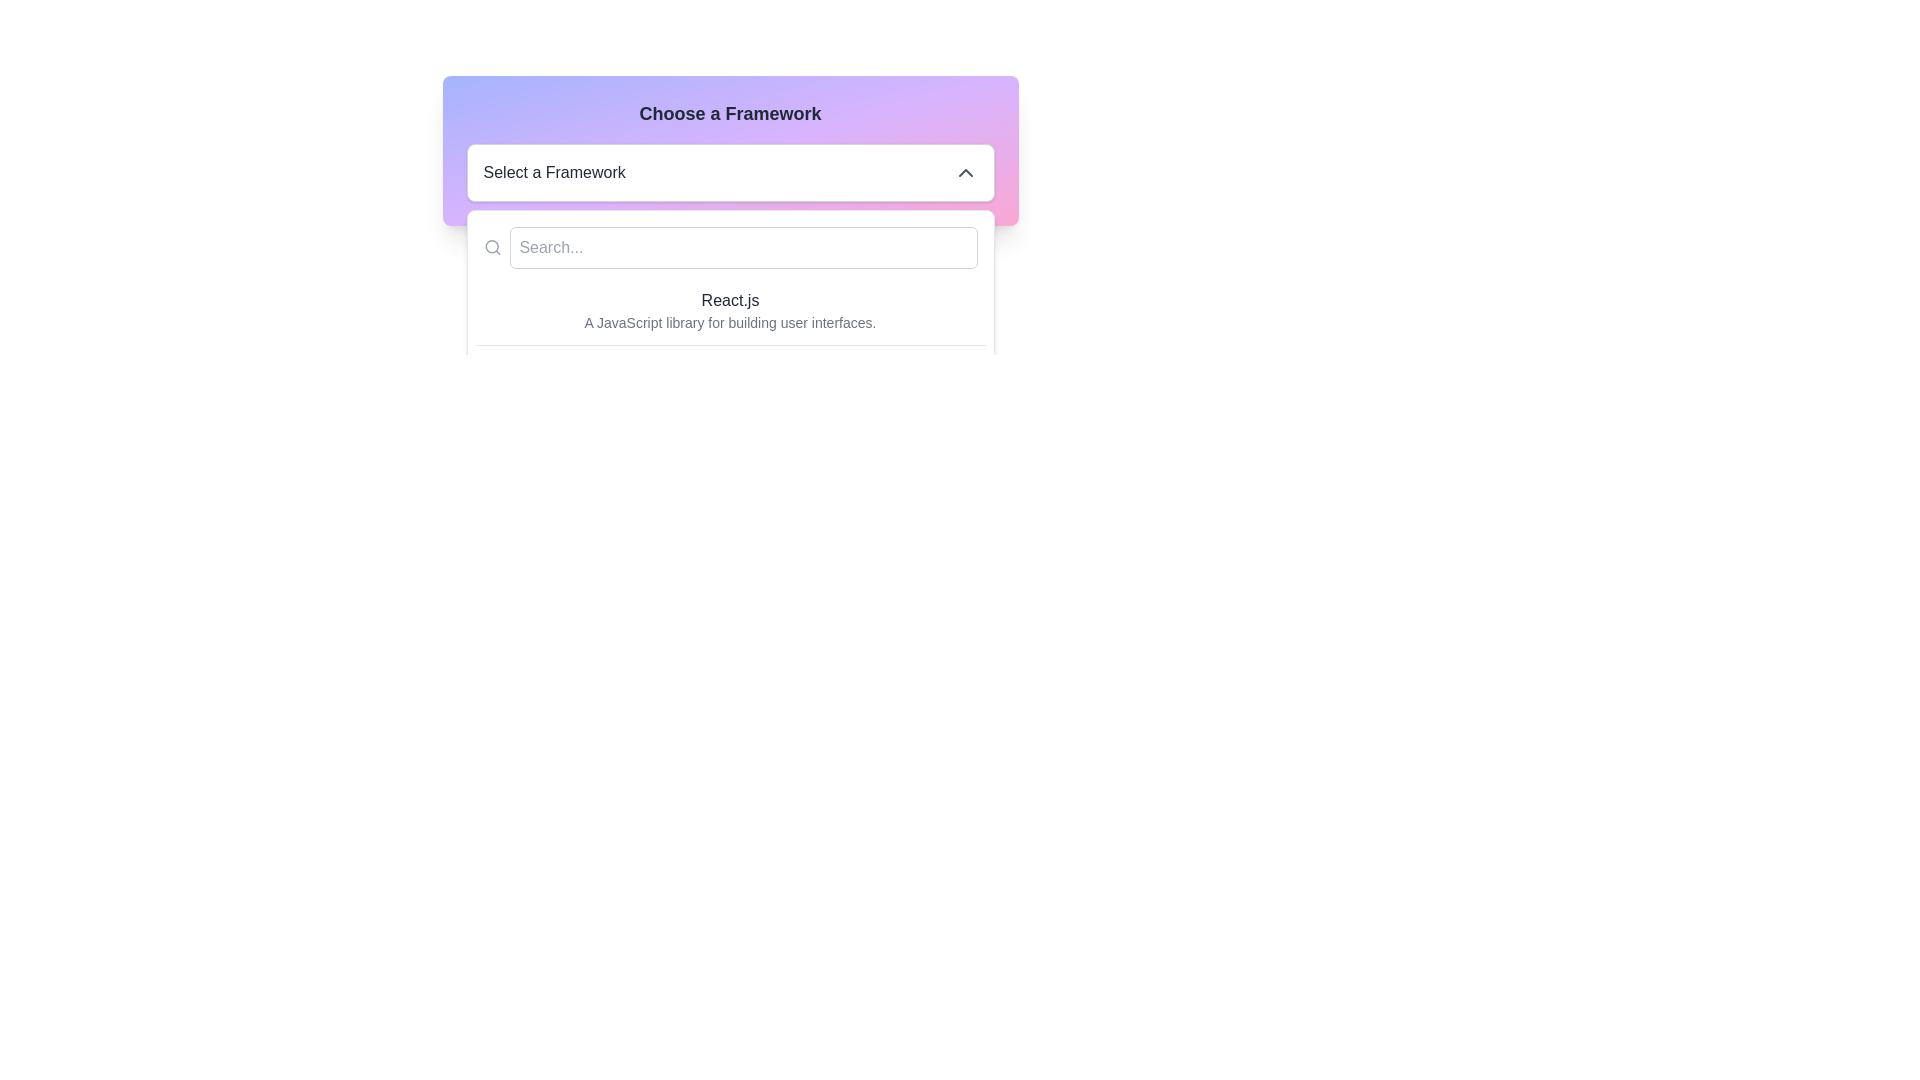 The image size is (1920, 1080). What do you see at coordinates (729, 322) in the screenshot?
I see `the text label displaying 'A JavaScript library for building user interfaces.' which is located beneath the bold title 'React.js' in the dropdown list` at bounding box center [729, 322].